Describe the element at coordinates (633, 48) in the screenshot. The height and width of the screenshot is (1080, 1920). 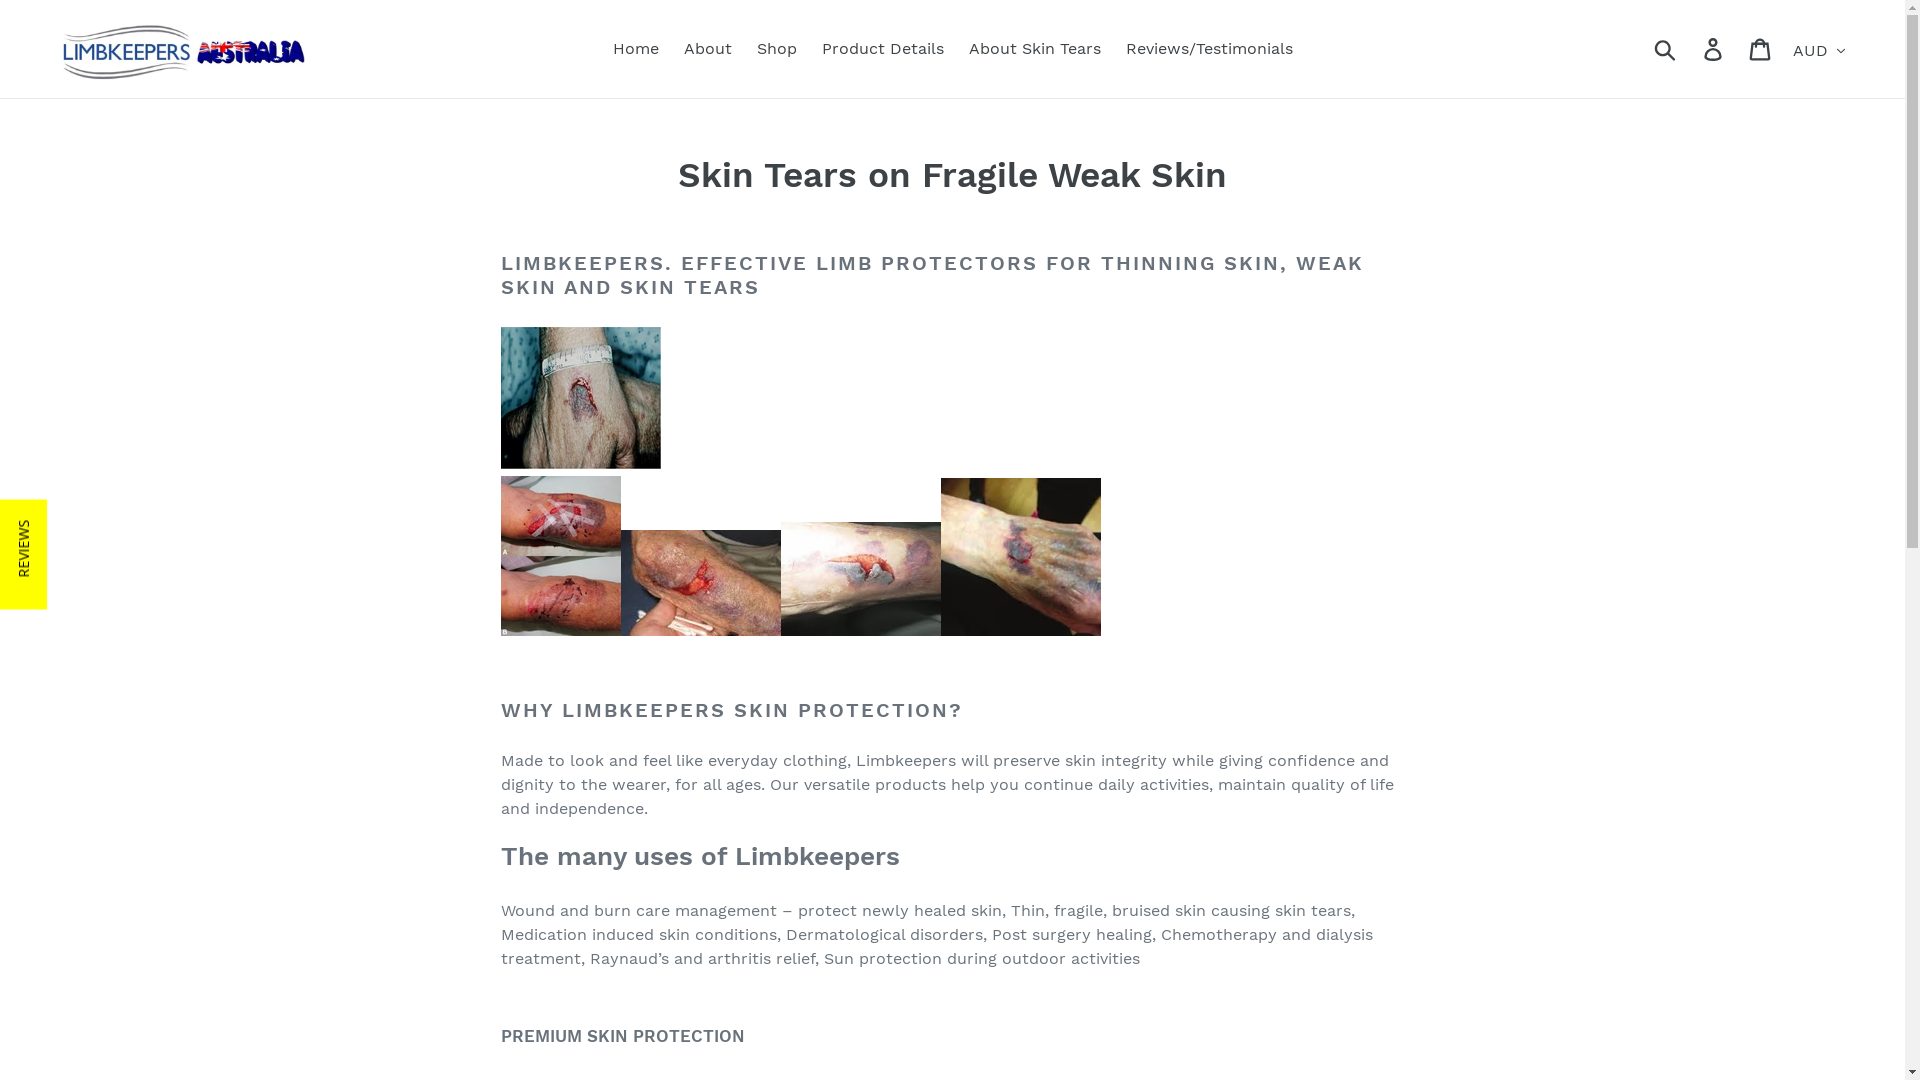
I see `'Home'` at that location.